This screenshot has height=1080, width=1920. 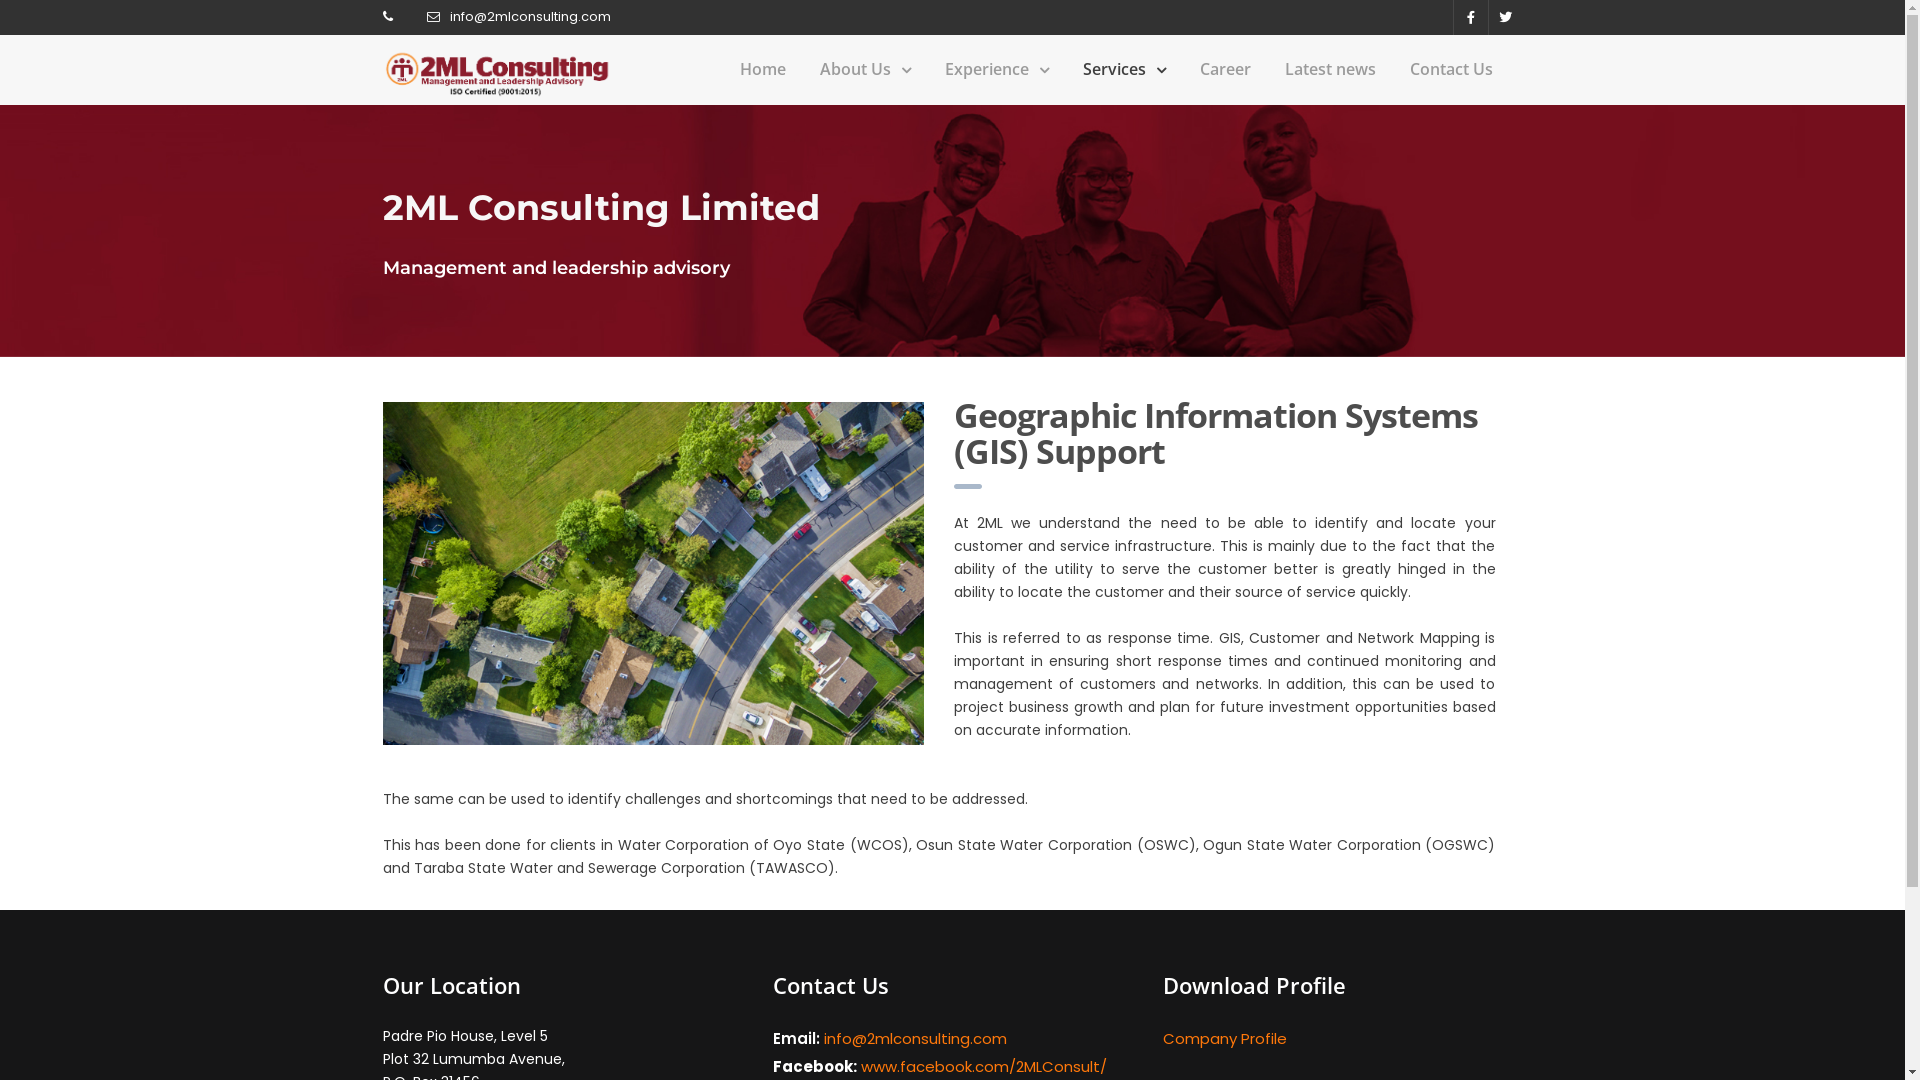 I want to click on 'info@2mlconsulting.com', so click(x=449, y=16).